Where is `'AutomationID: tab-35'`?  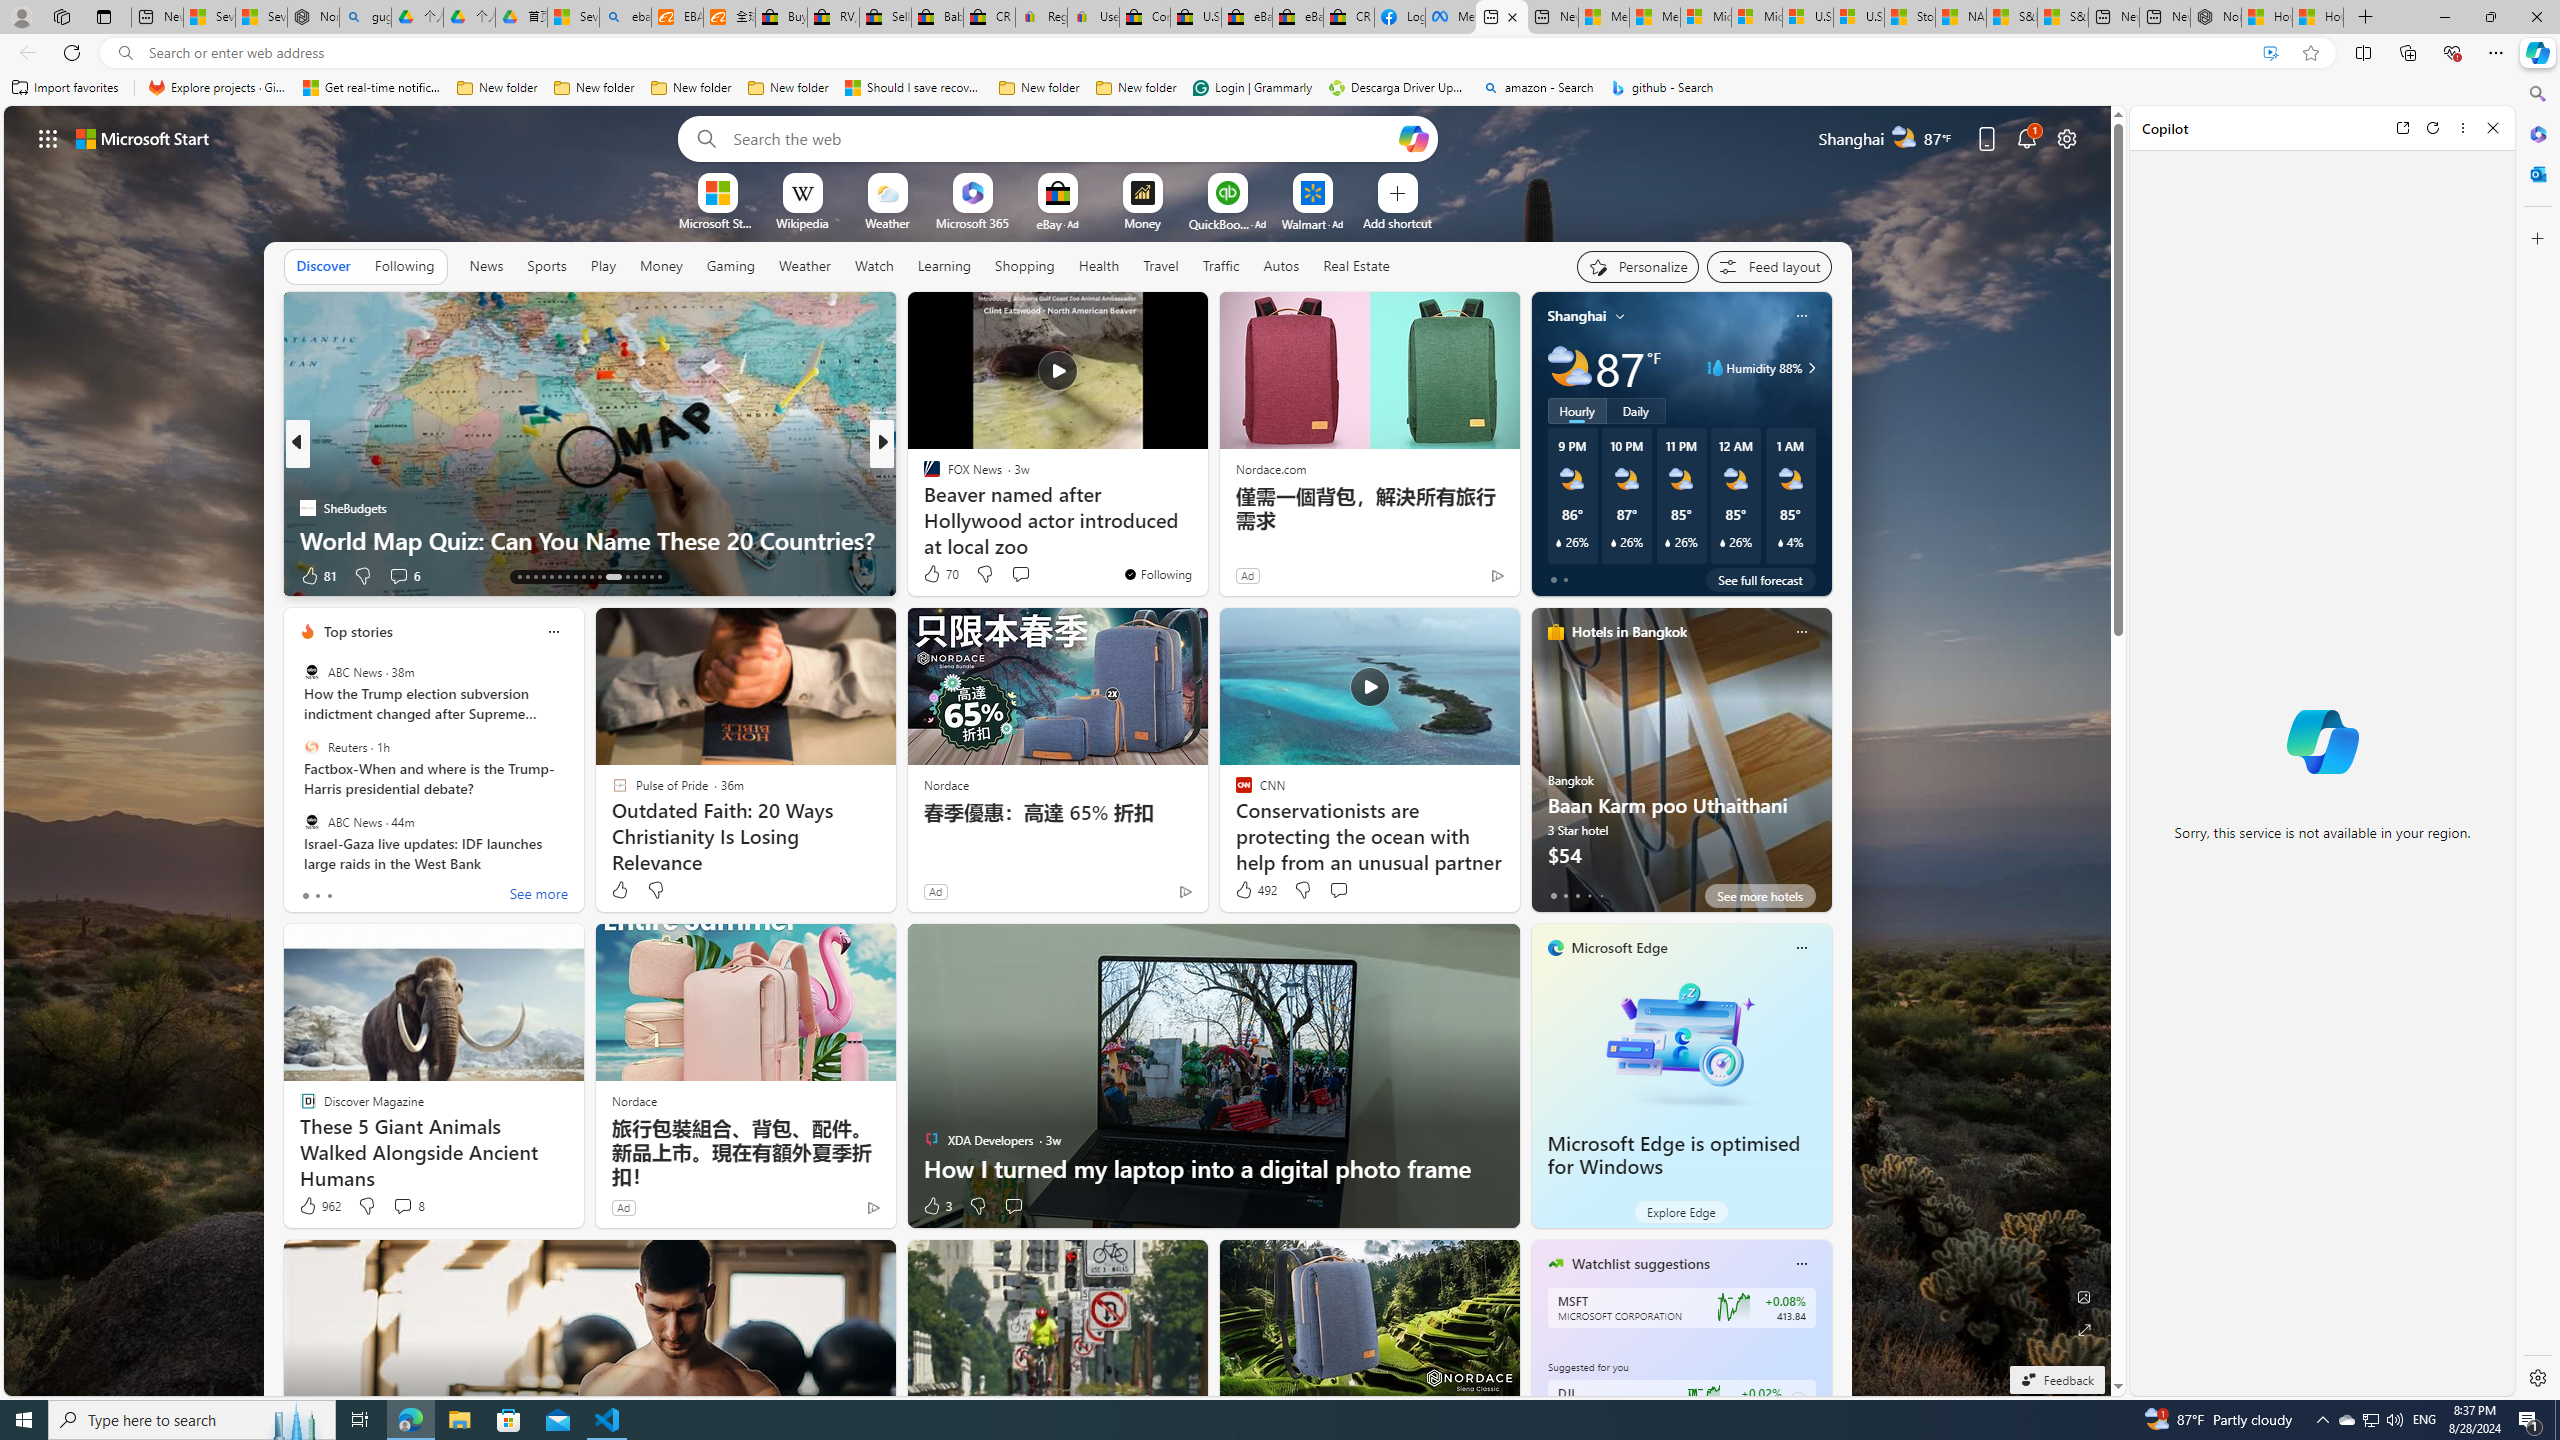 'AutomationID: tab-35' is located at coordinates (659, 577).